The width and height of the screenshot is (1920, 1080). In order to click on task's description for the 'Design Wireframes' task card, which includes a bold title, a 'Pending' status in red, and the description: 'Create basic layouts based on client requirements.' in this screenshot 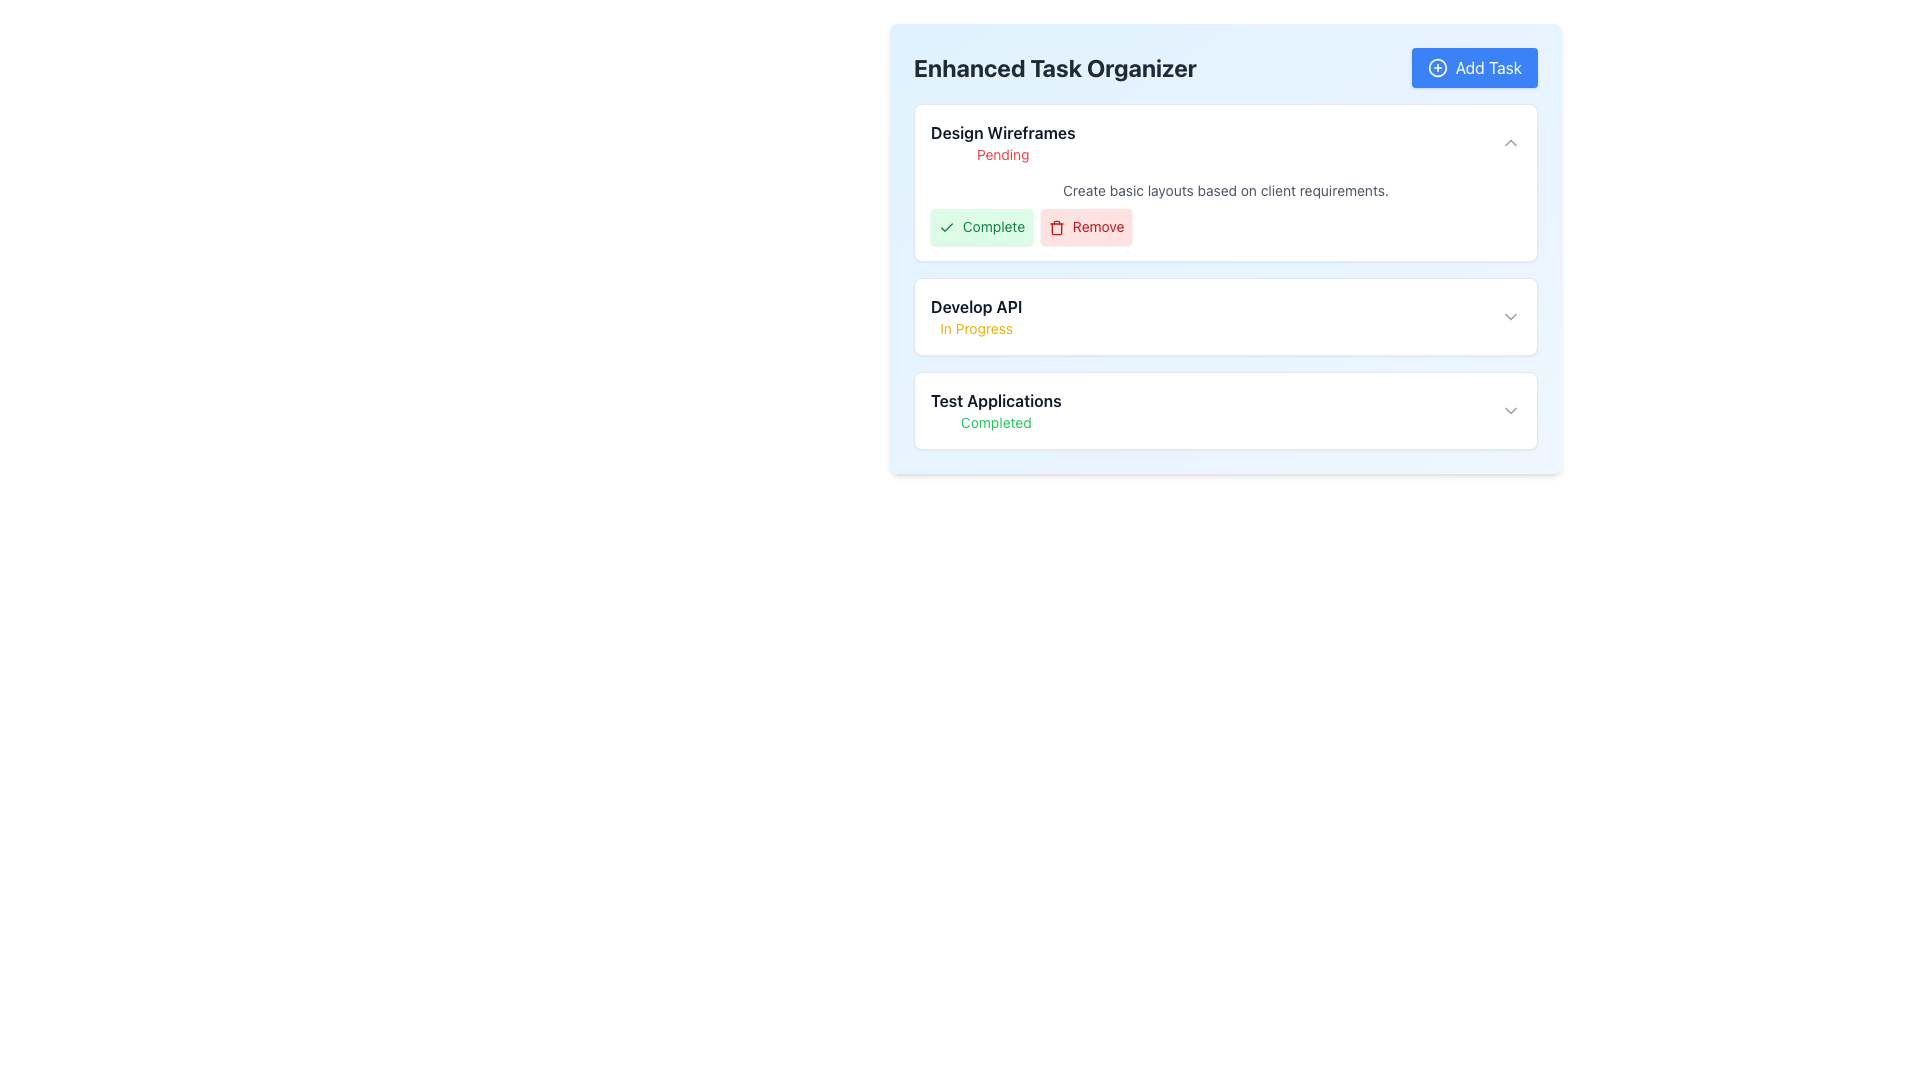, I will do `click(1224, 182)`.